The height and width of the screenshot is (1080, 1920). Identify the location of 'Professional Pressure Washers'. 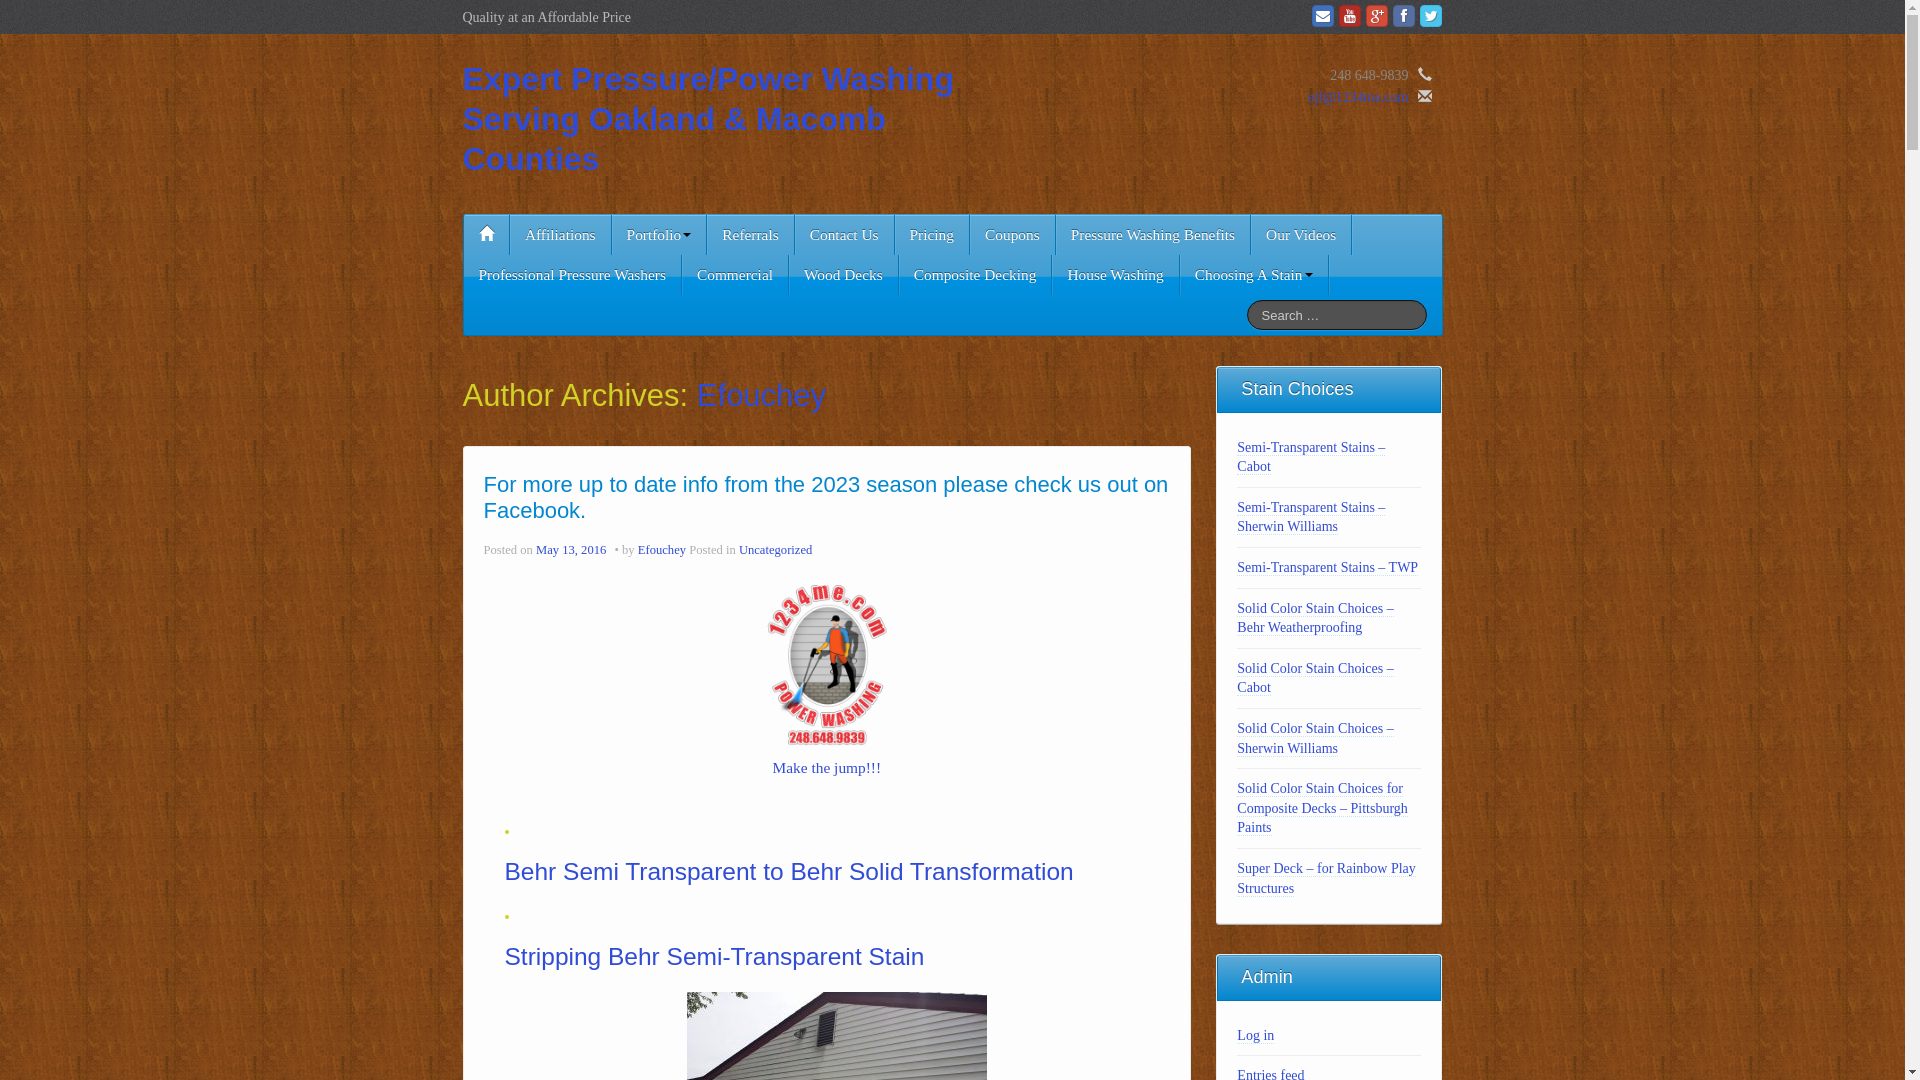
(571, 274).